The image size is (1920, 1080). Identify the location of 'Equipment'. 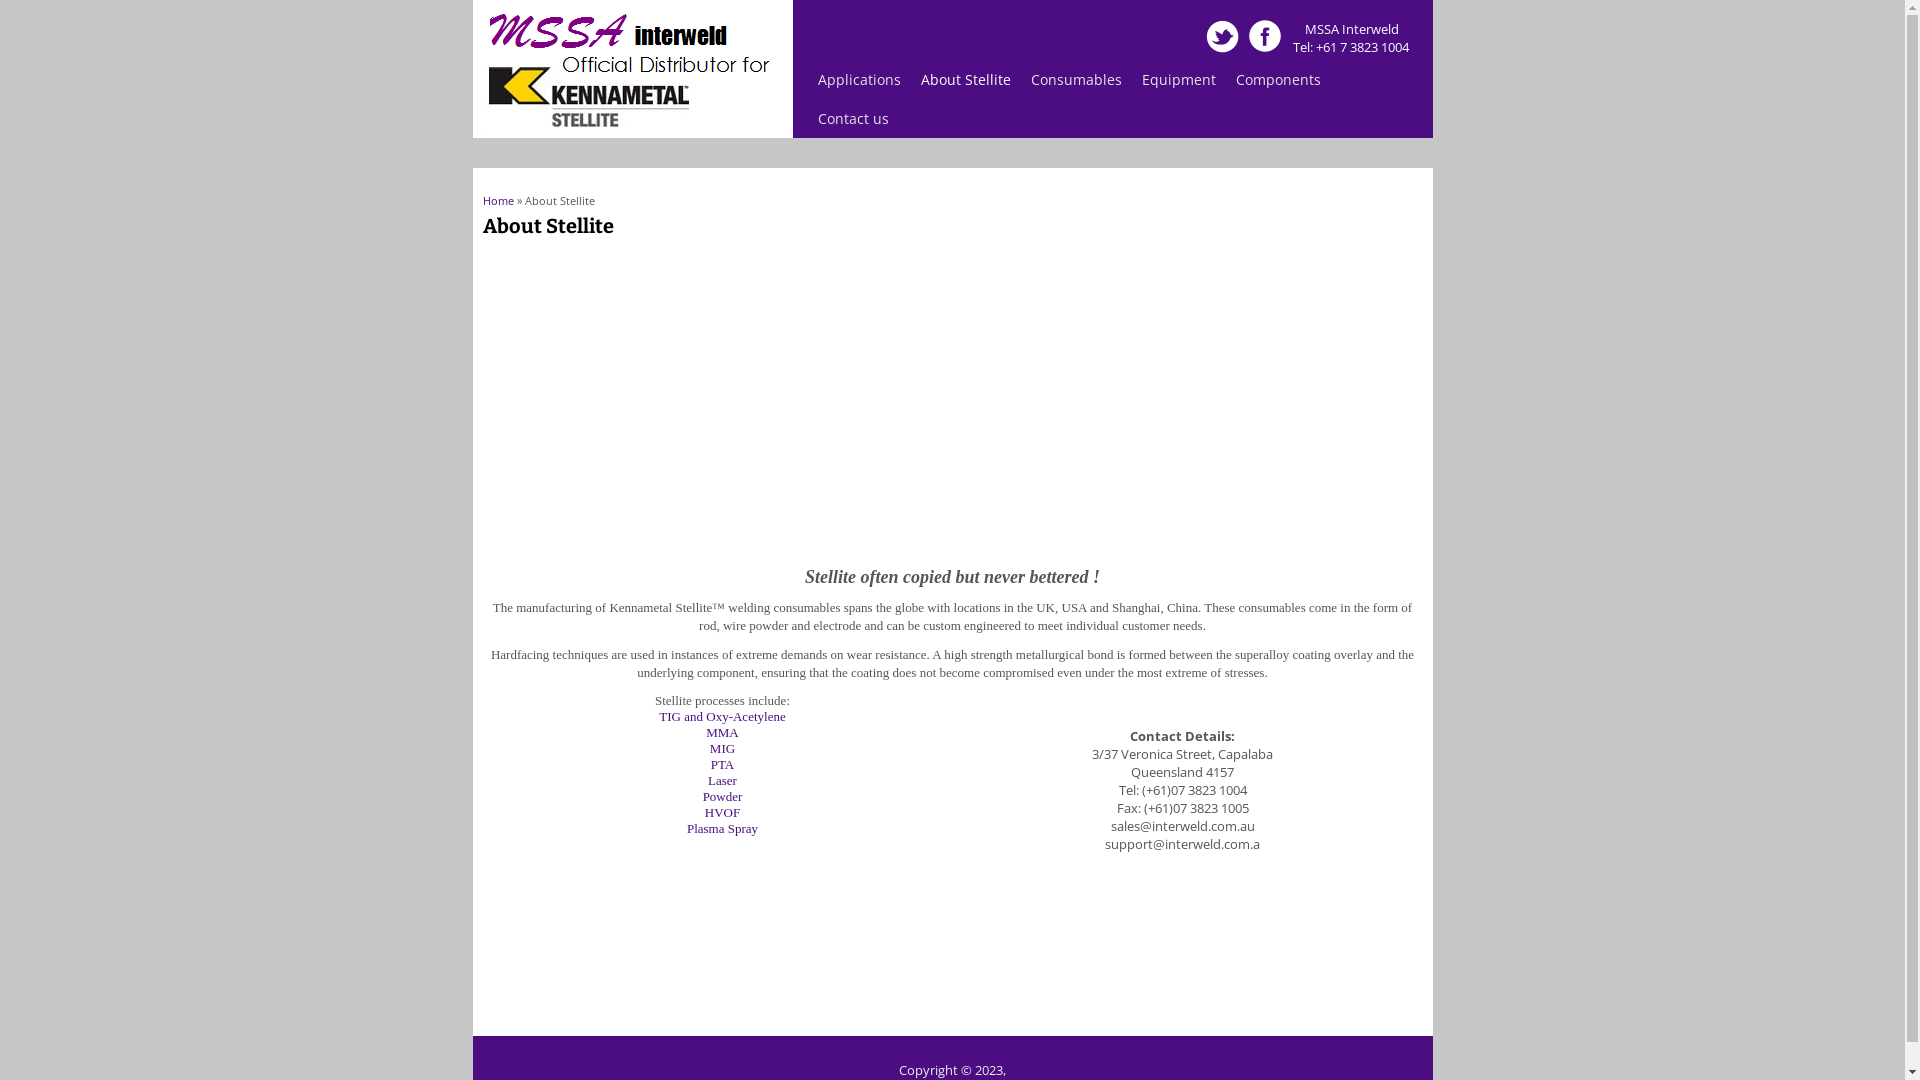
(1132, 78).